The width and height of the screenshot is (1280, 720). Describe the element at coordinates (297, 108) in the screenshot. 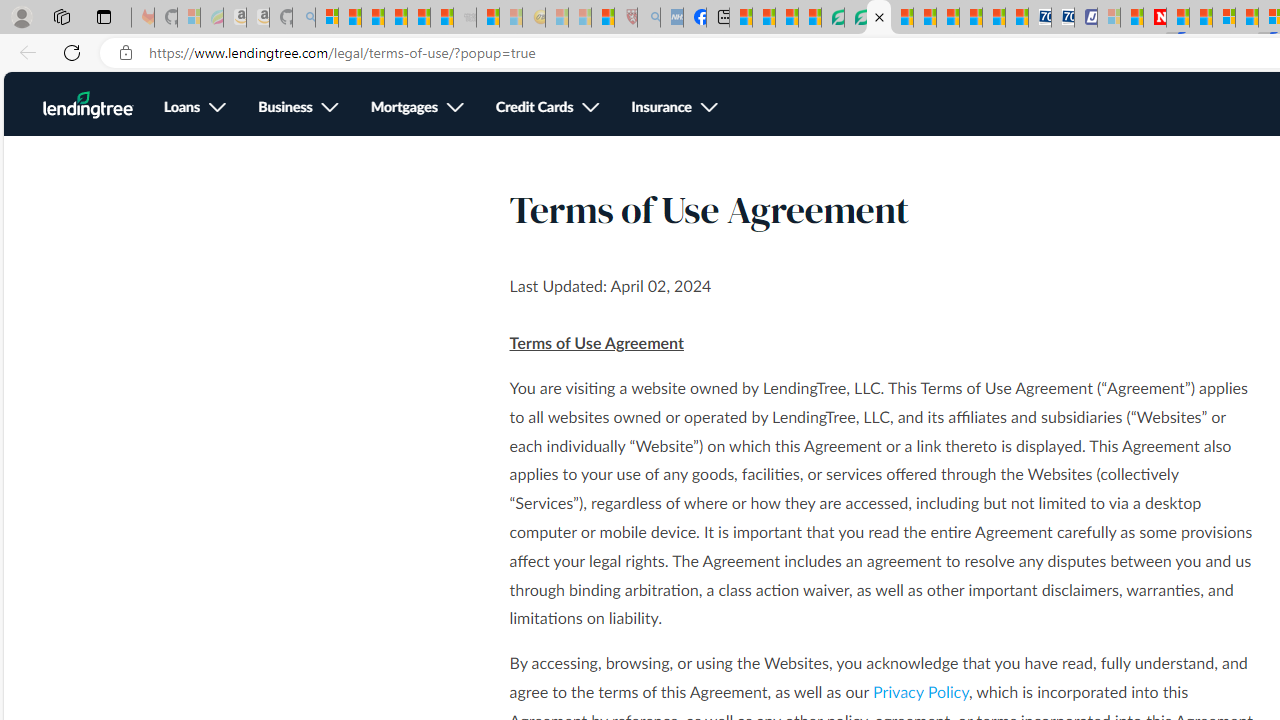

I see `'Business, see more'` at that location.